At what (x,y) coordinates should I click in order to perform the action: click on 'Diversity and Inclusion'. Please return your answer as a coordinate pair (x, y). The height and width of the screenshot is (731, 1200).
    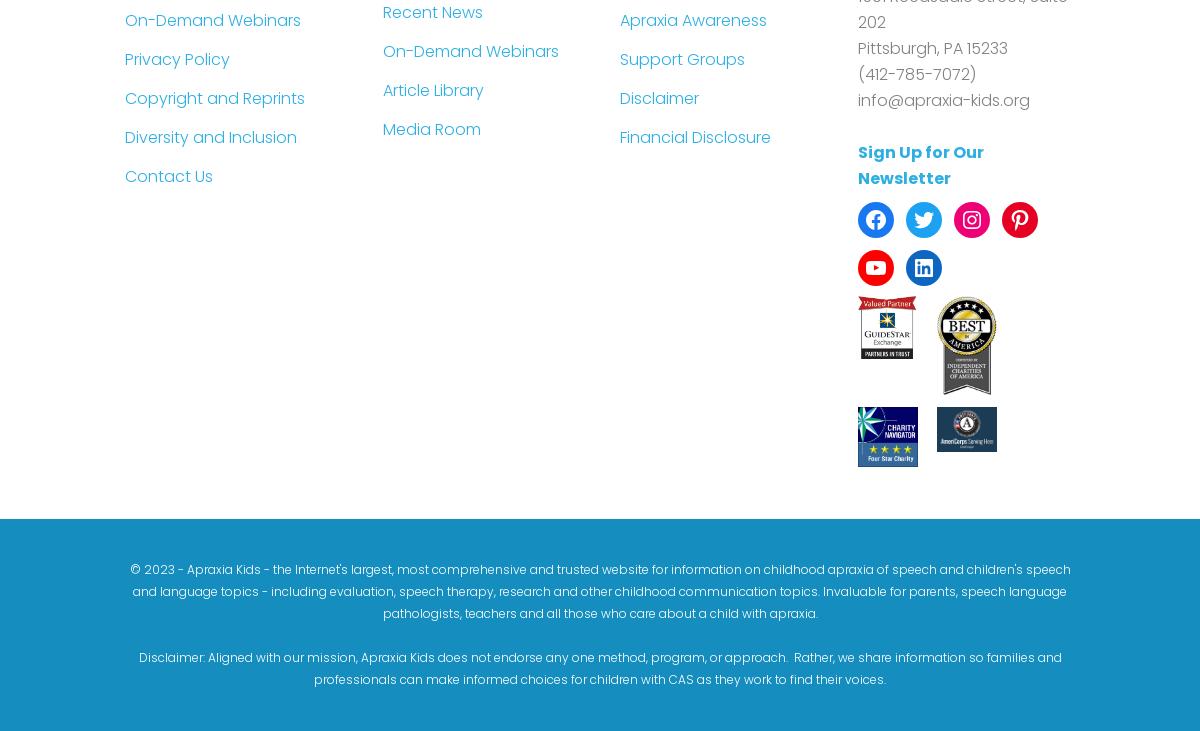
    Looking at the image, I should click on (209, 136).